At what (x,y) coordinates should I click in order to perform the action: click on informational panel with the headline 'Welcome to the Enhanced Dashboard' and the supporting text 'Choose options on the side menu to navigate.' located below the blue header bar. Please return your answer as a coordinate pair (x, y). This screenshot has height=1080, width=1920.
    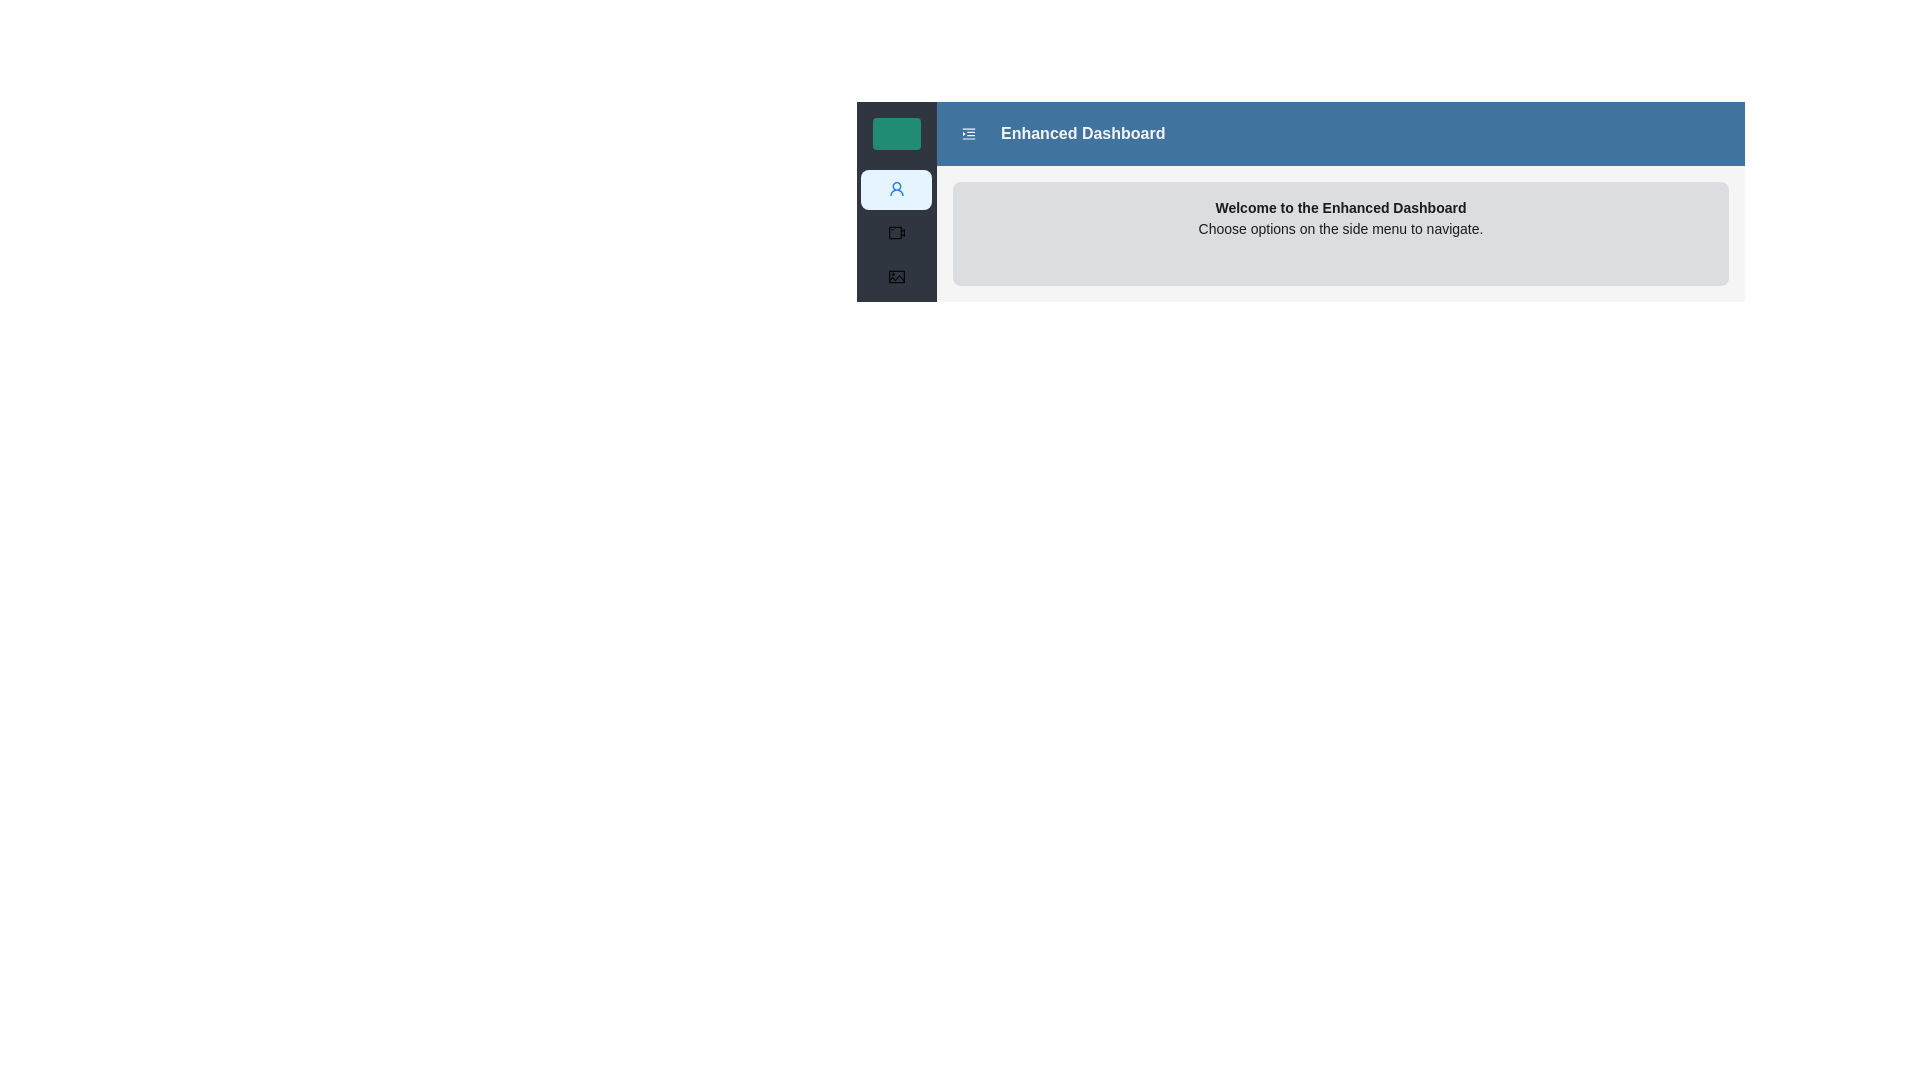
    Looking at the image, I should click on (1340, 233).